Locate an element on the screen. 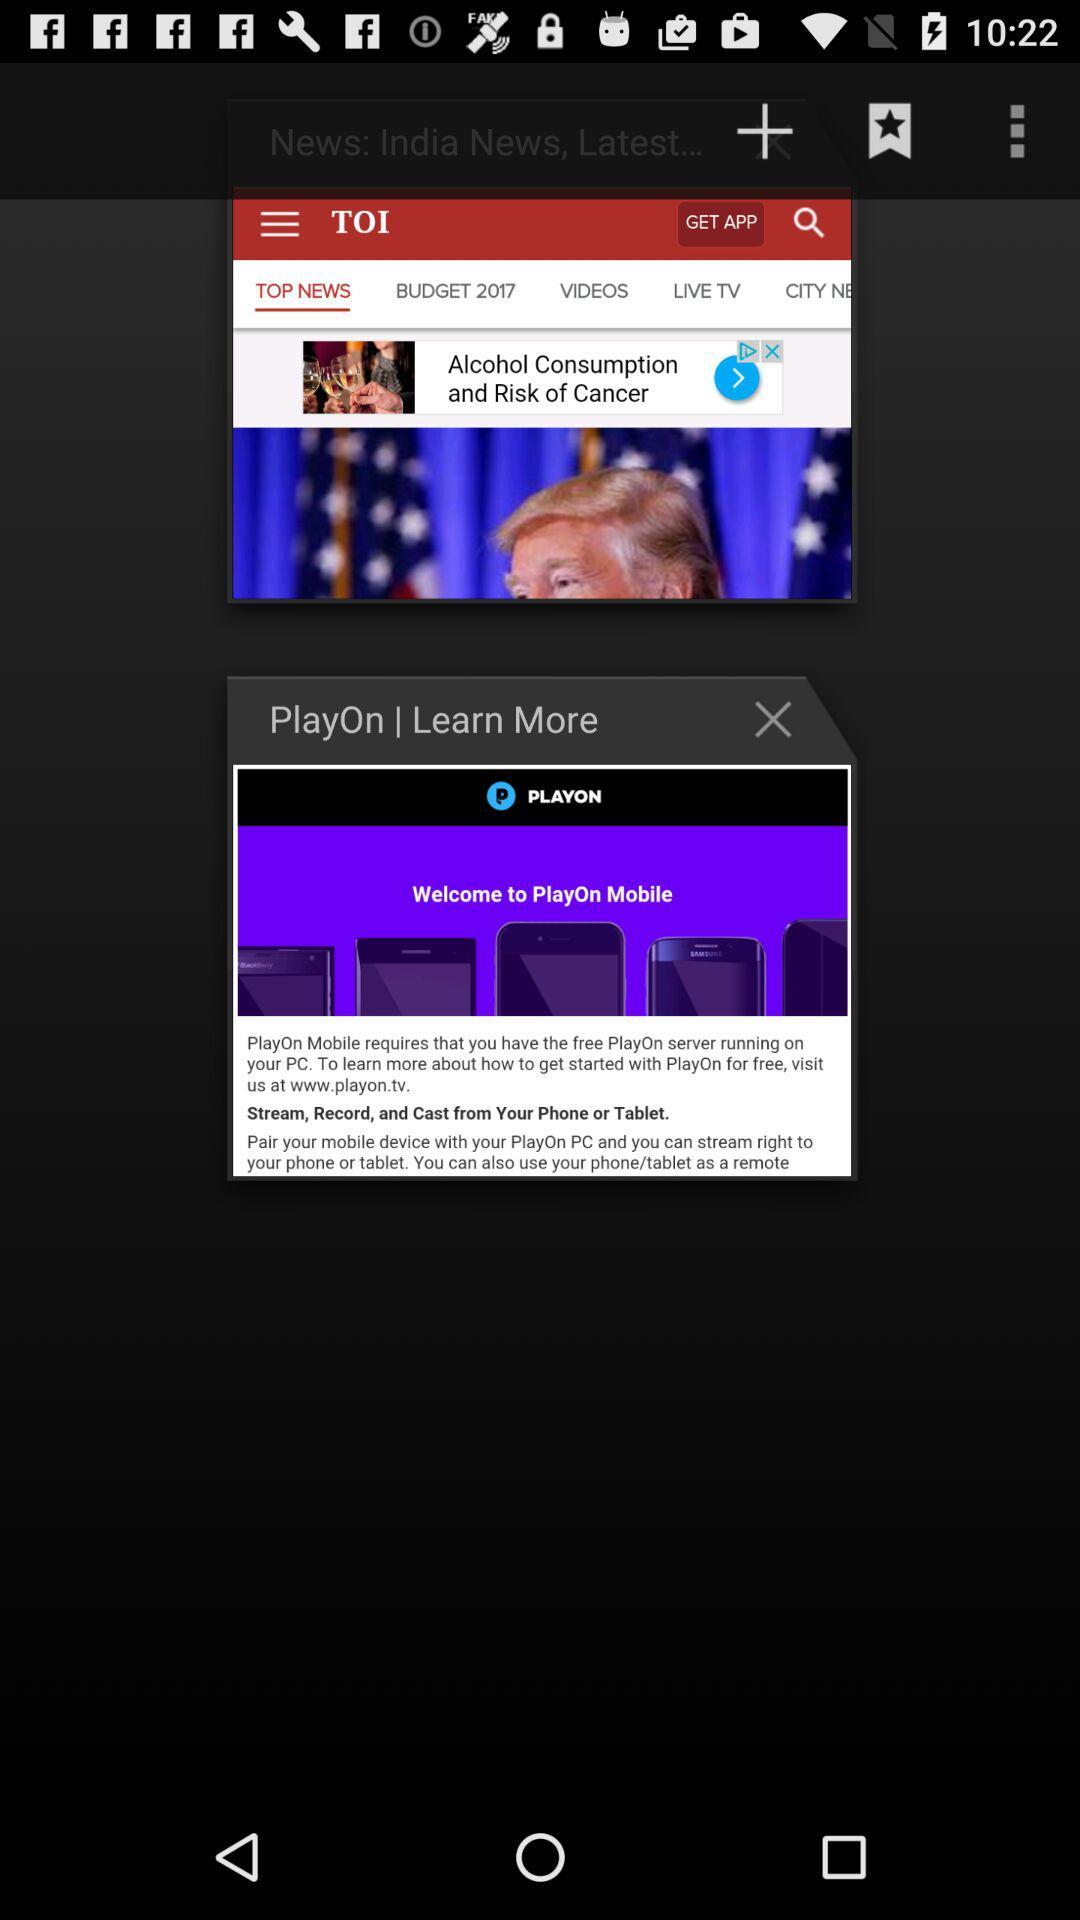 The image size is (1080, 1920). the add icon is located at coordinates (782, 149).